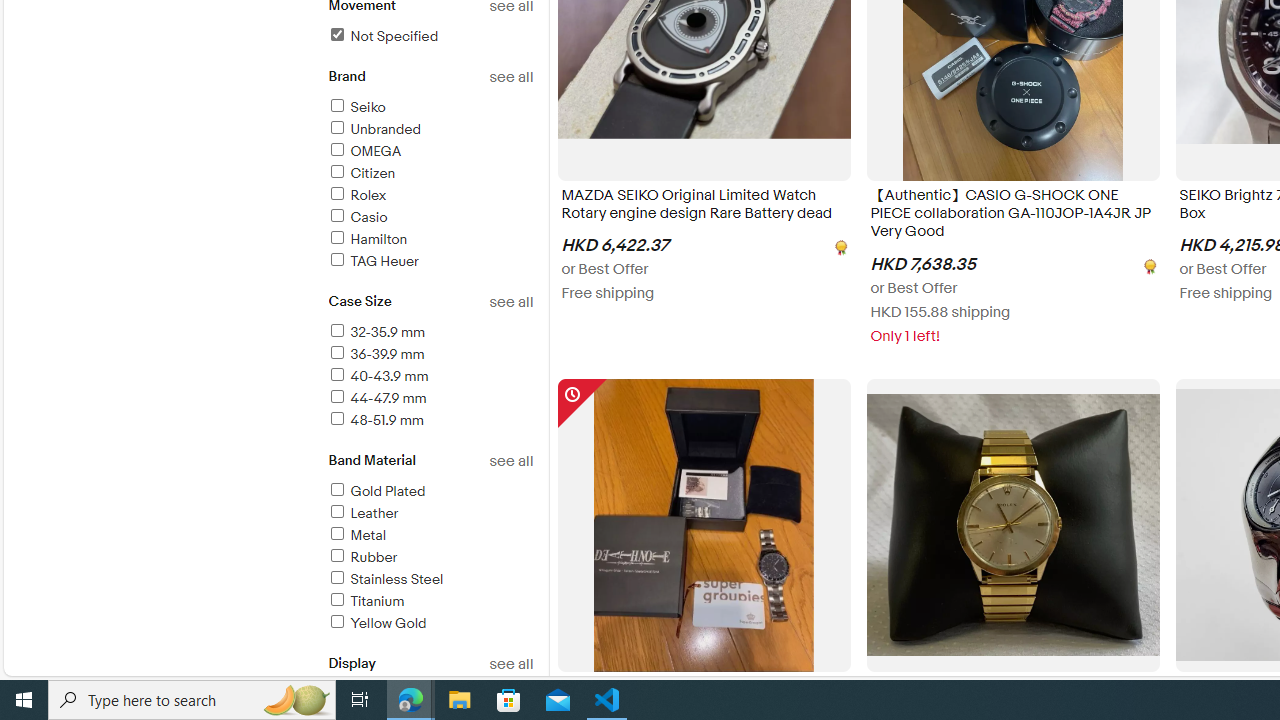 Image resolution: width=1280 pixels, height=720 pixels. I want to click on 'See all display refinements', so click(511, 664).